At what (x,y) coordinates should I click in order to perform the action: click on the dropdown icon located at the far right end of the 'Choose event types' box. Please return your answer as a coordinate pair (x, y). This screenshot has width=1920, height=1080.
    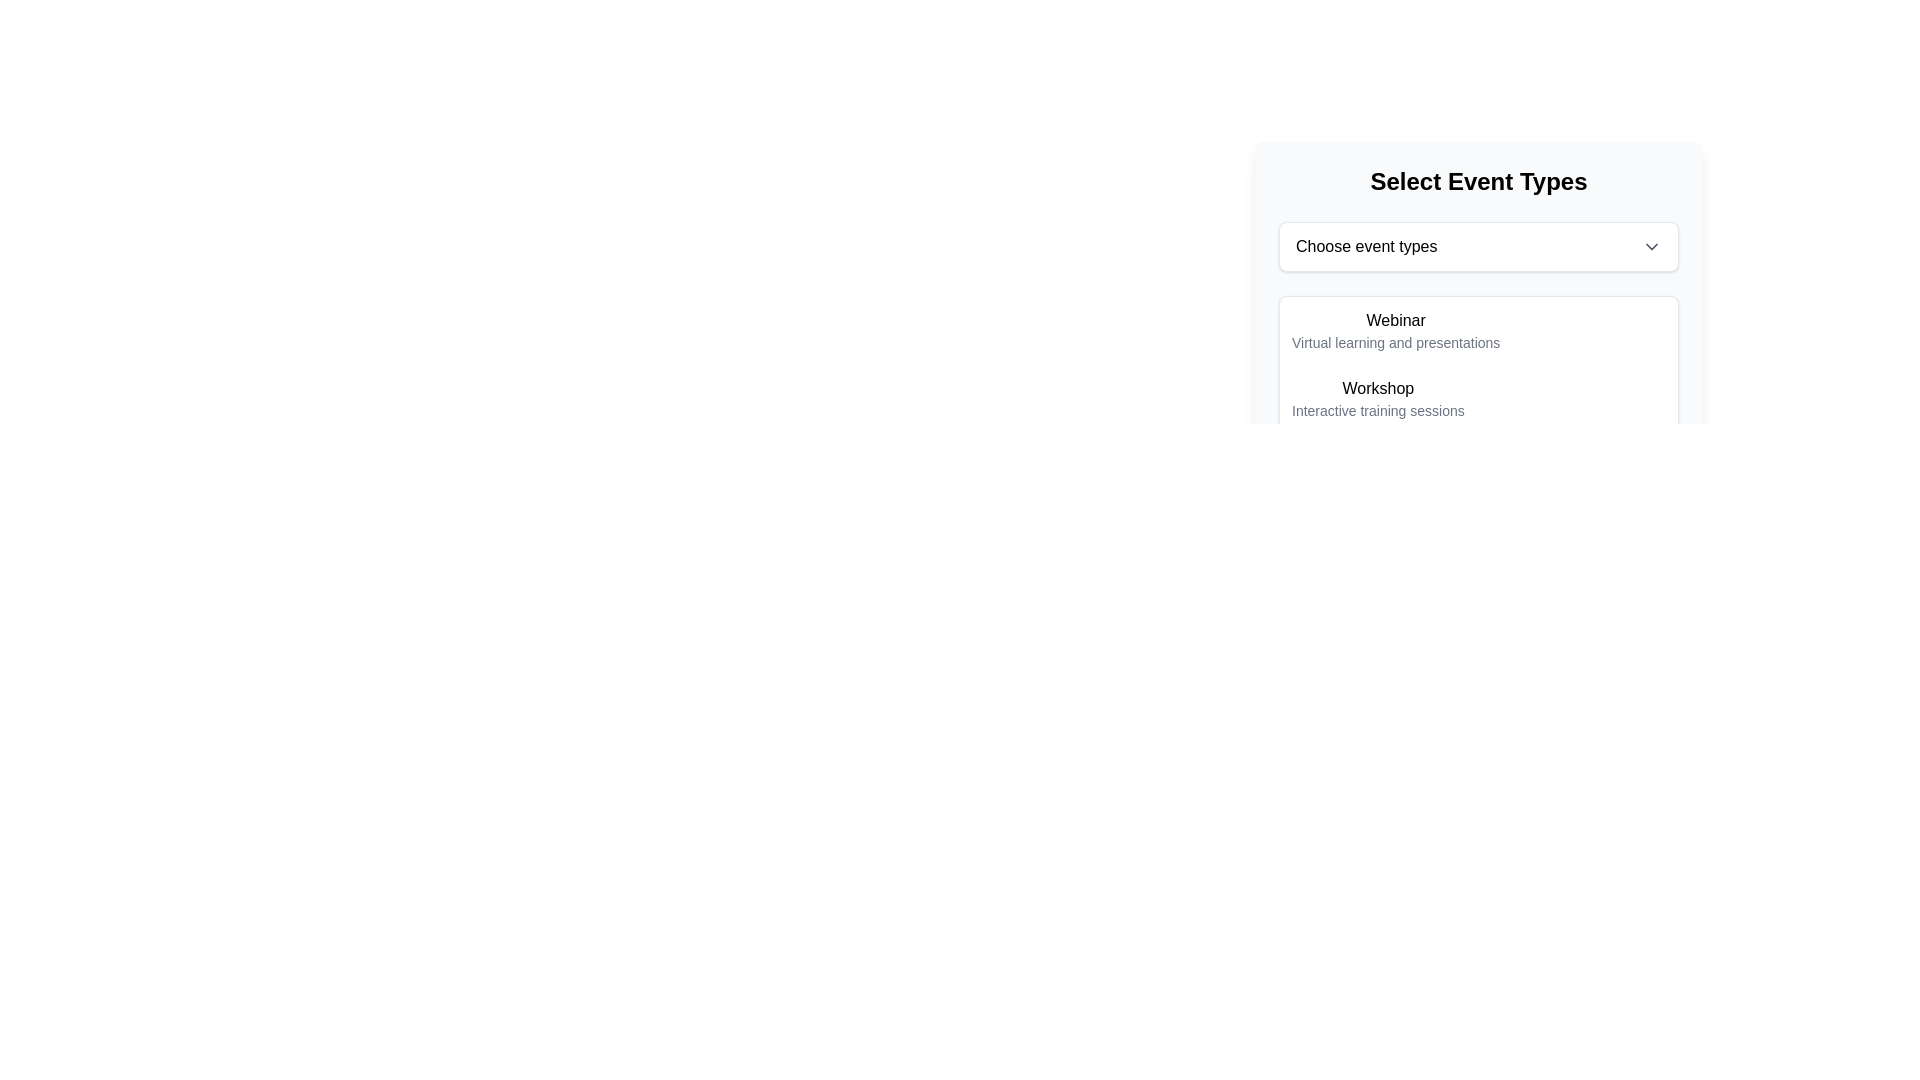
    Looking at the image, I should click on (1651, 245).